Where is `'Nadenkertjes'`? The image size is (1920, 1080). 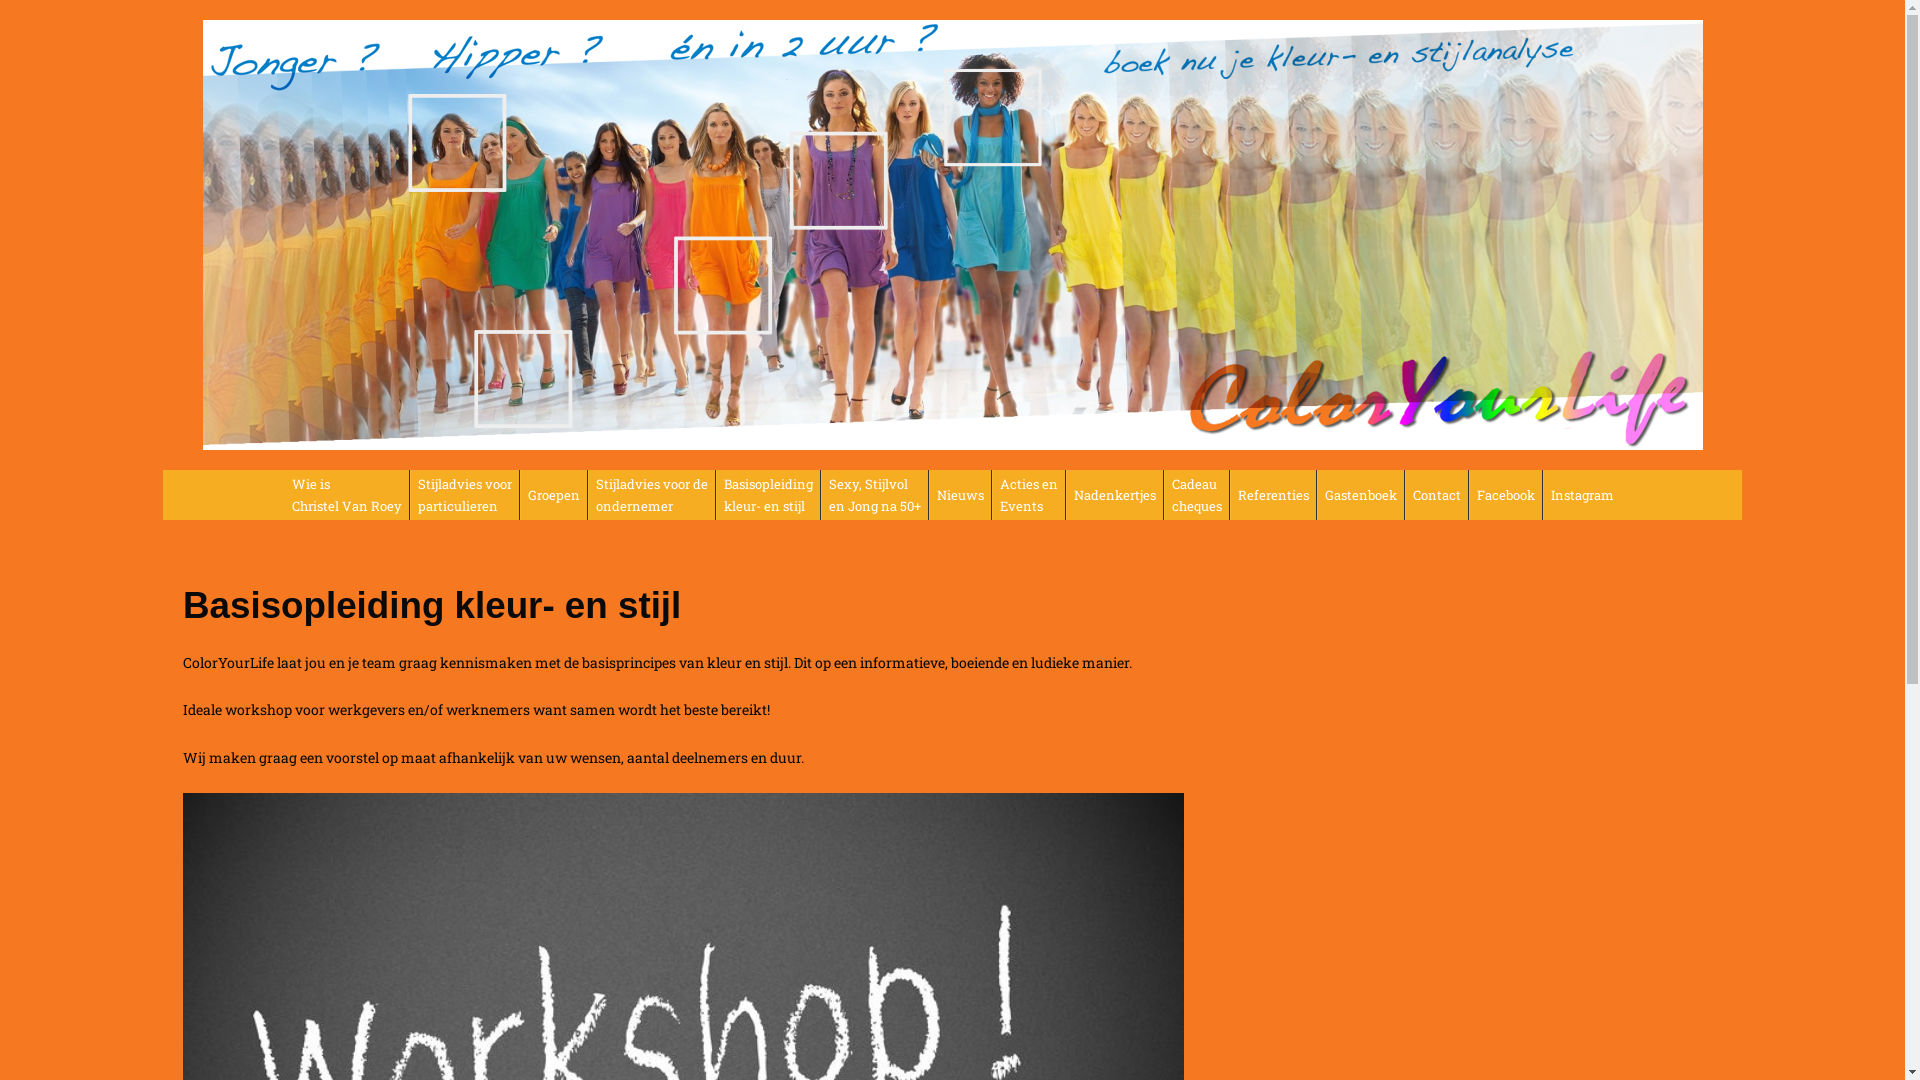
'Nadenkertjes' is located at coordinates (1113, 494).